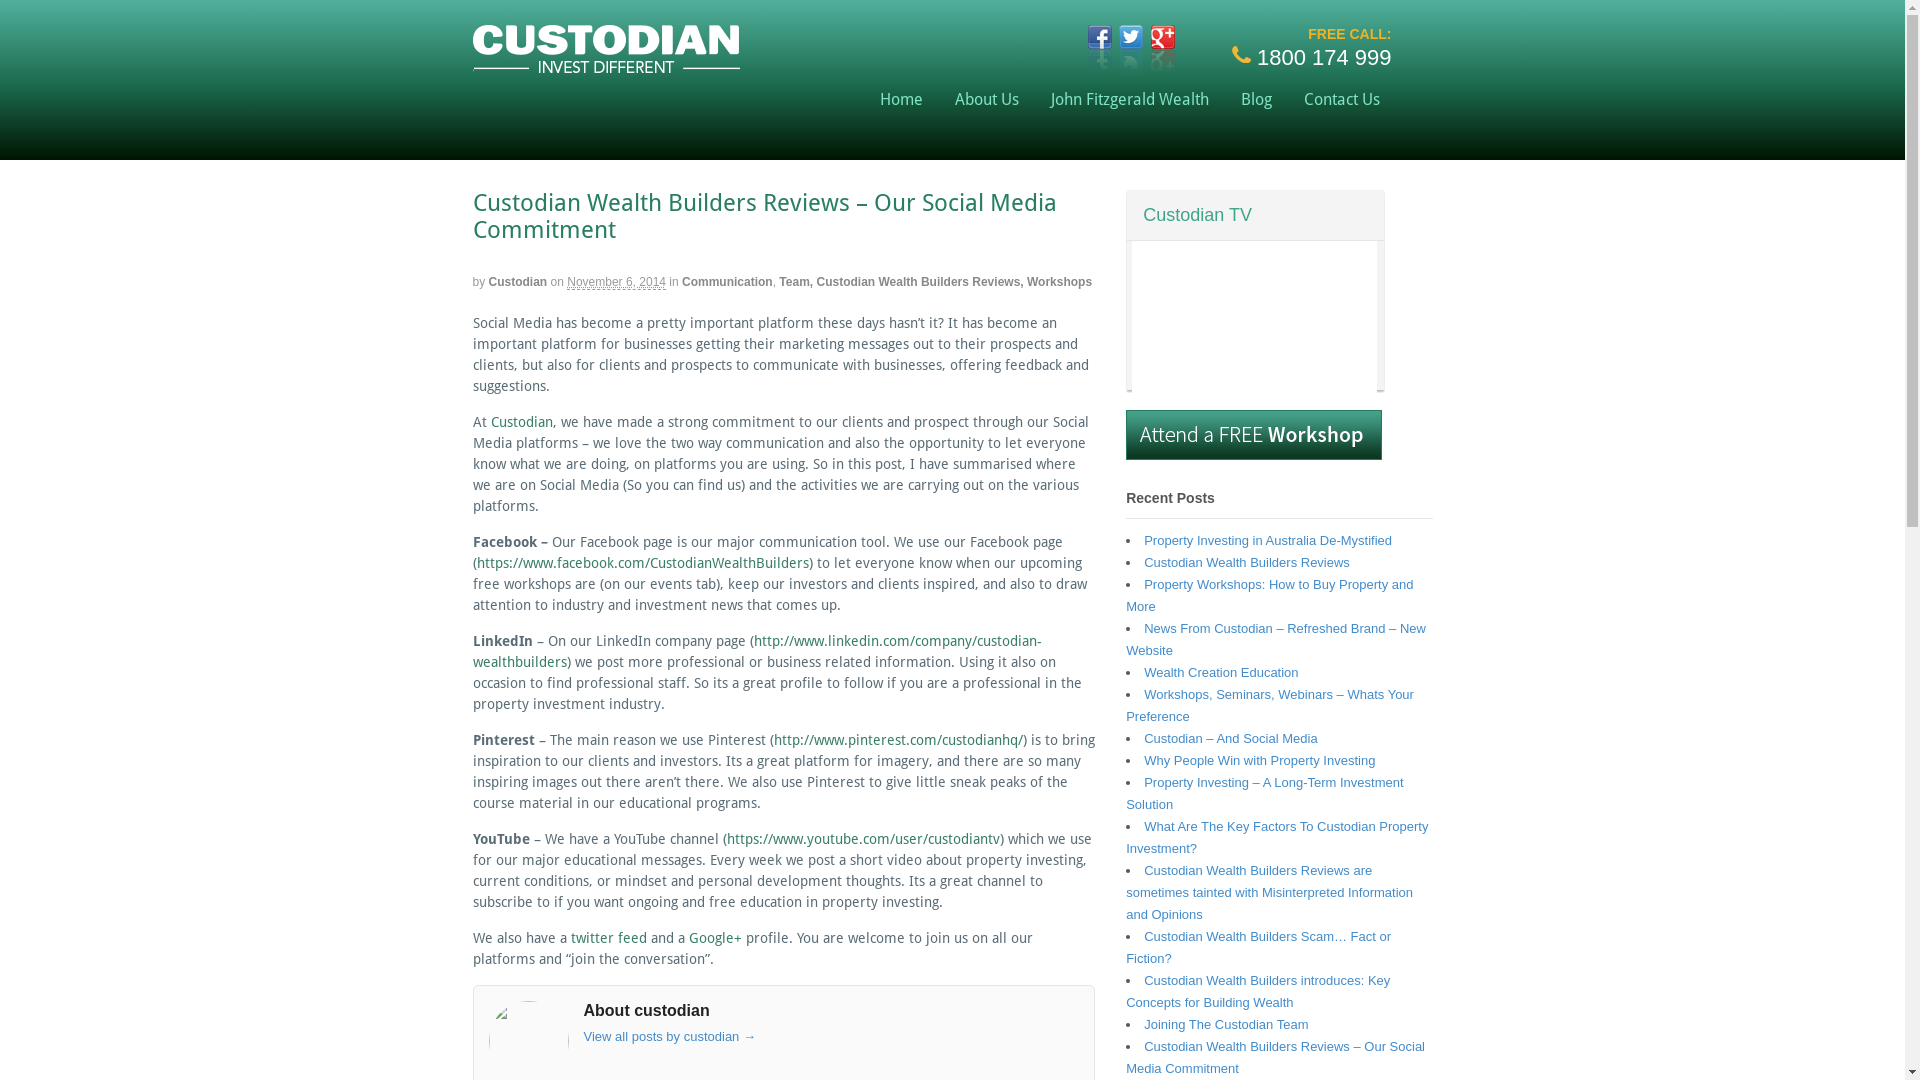  What do you see at coordinates (934, 281) in the screenshot?
I see `'Team, Custodian Wealth Builders Reviews, Workshops'` at bounding box center [934, 281].